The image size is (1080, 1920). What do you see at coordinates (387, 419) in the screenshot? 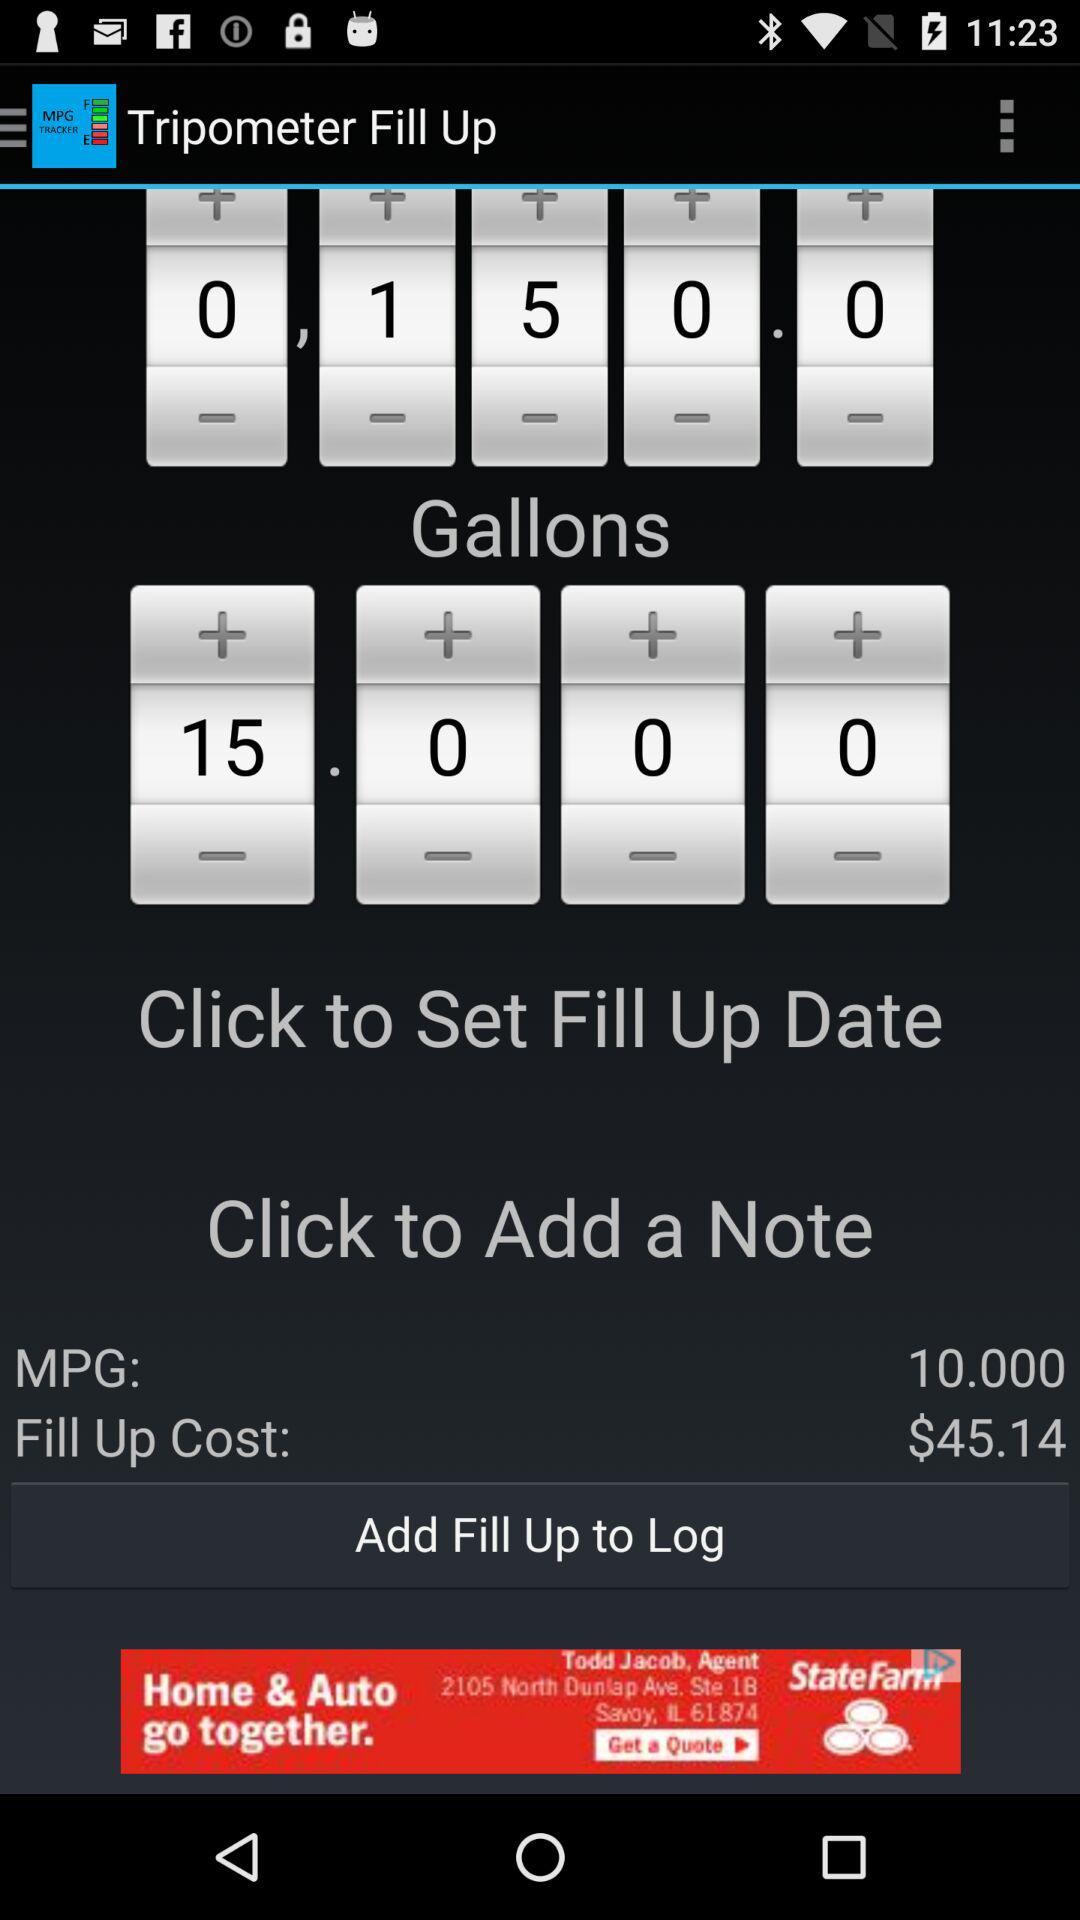
I see `decrease number` at bounding box center [387, 419].